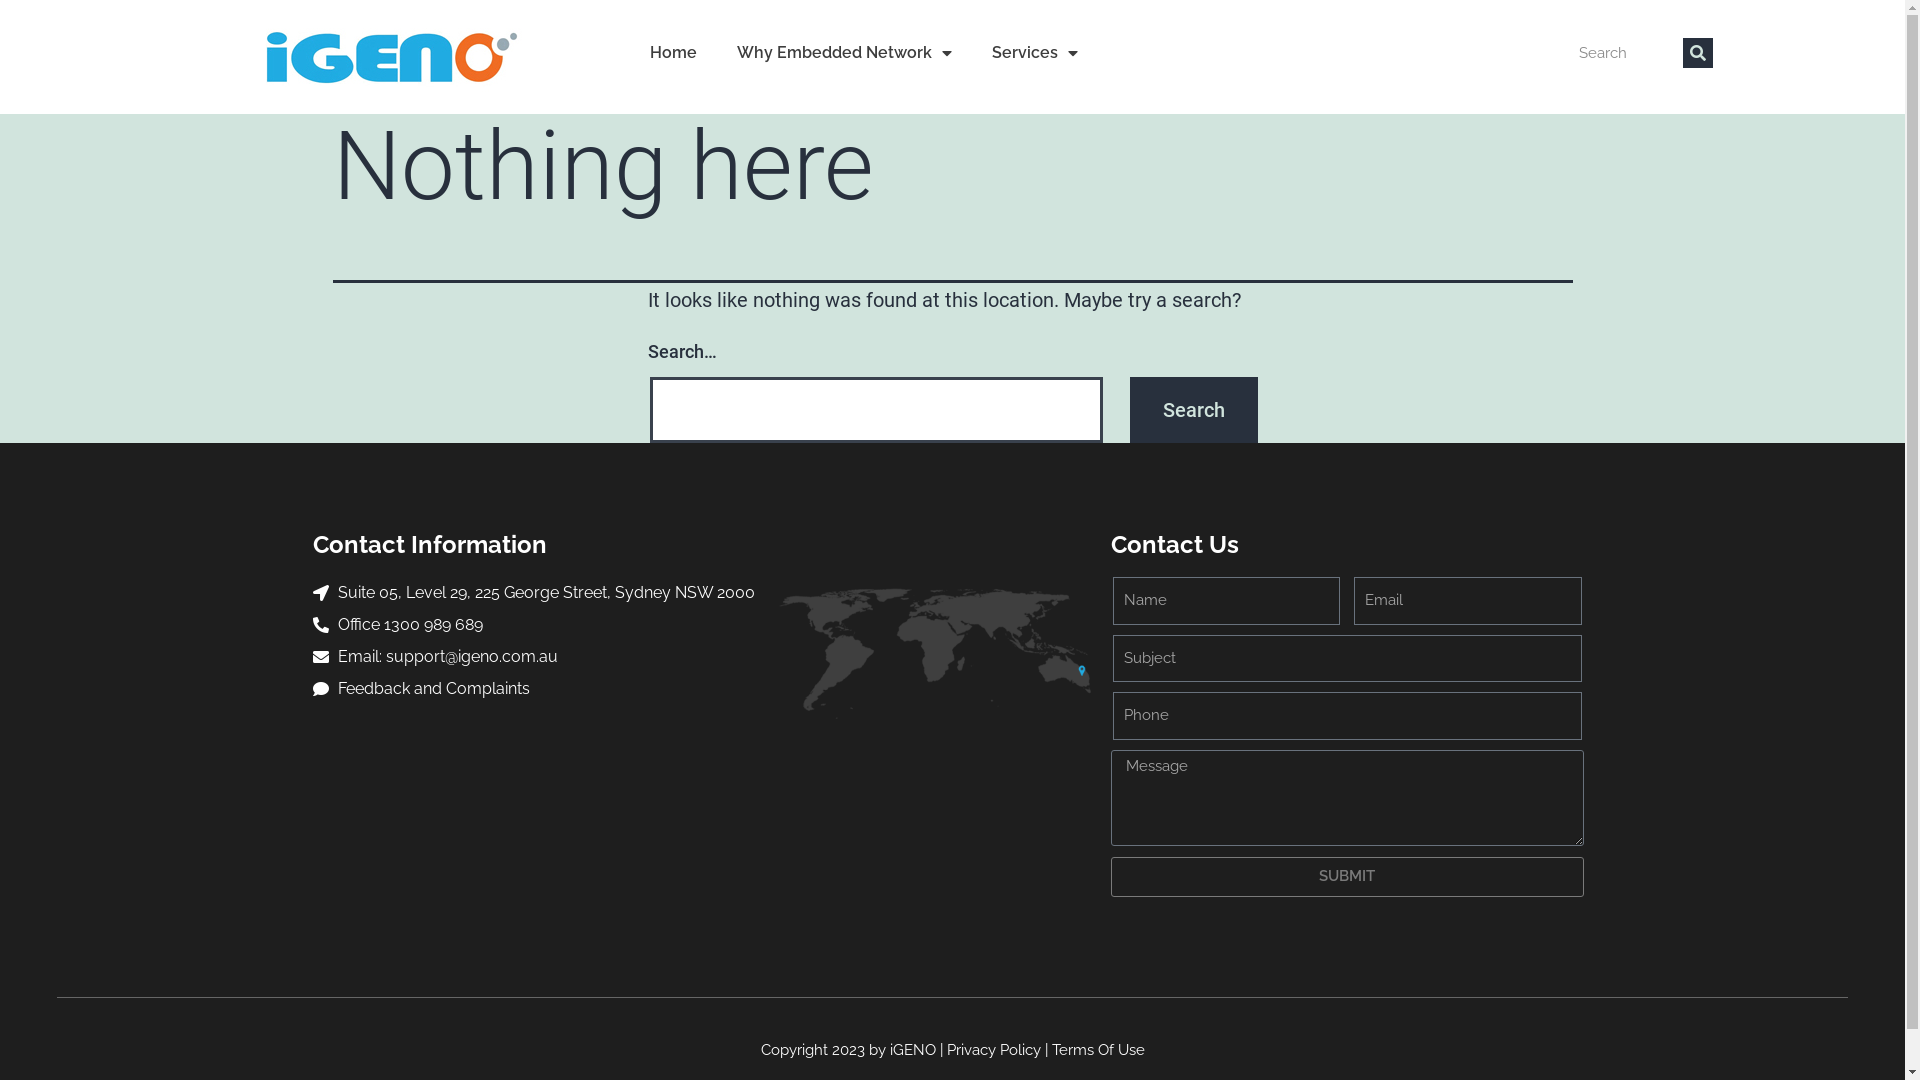 The width and height of the screenshot is (1920, 1080). Describe the element at coordinates (628, 52) in the screenshot. I see `'Home'` at that location.